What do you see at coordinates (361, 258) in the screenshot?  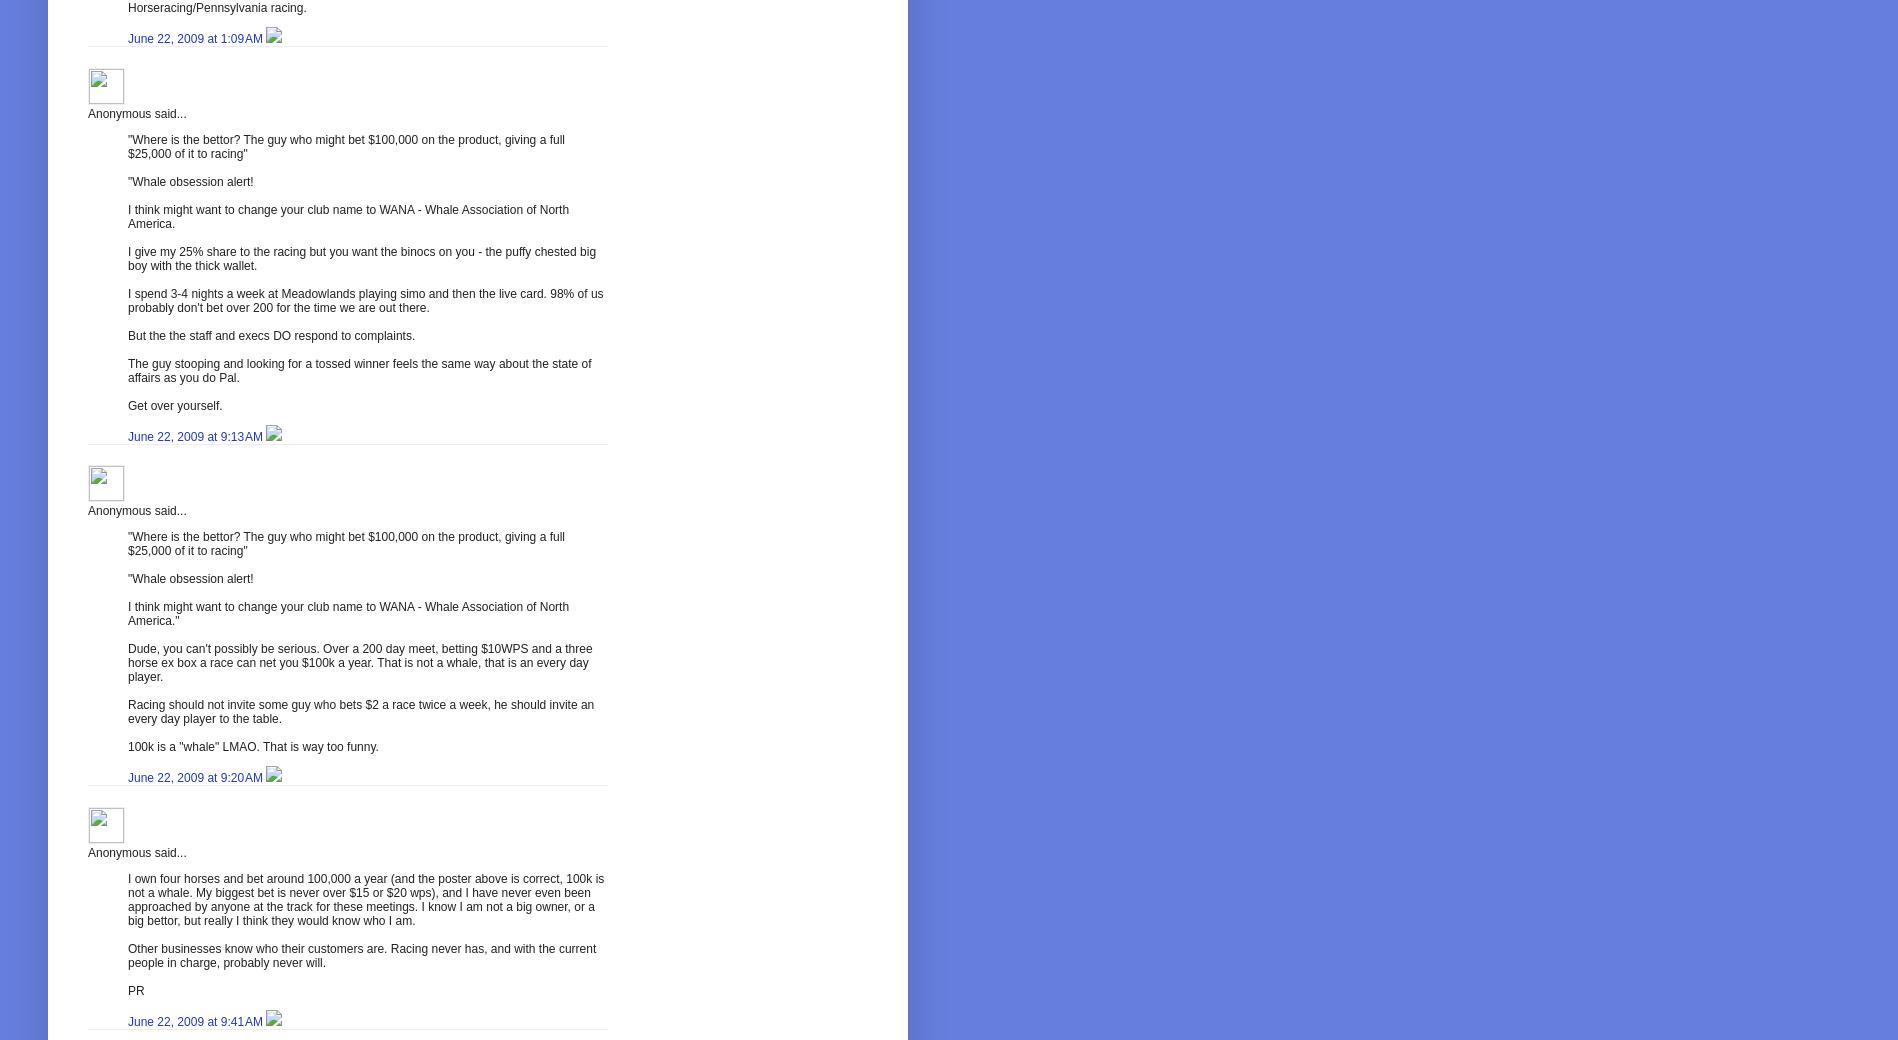 I see `'I give my 25% share to the racing but you want the binocs on you - the puffy chested big boy with the thick wallet.'` at bounding box center [361, 258].